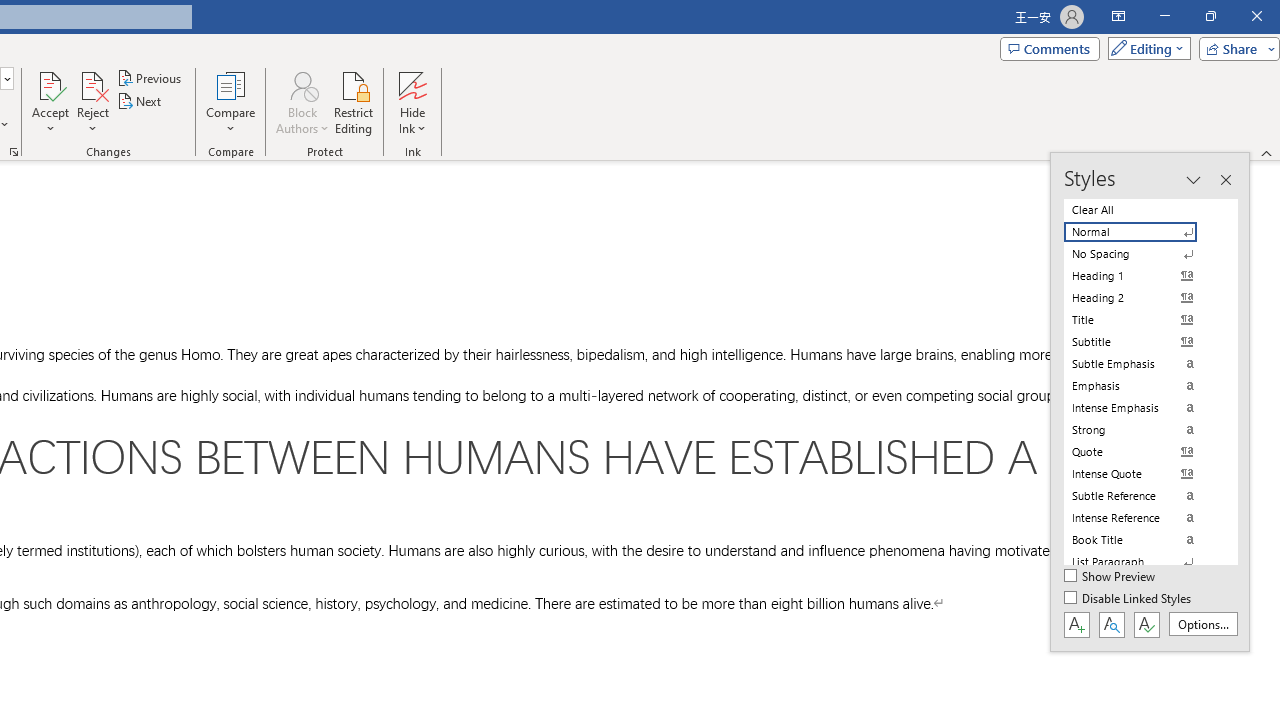 The width and height of the screenshot is (1280, 720). Describe the element at coordinates (150, 77) in the screenshot. I see `'Previous'` at that location.